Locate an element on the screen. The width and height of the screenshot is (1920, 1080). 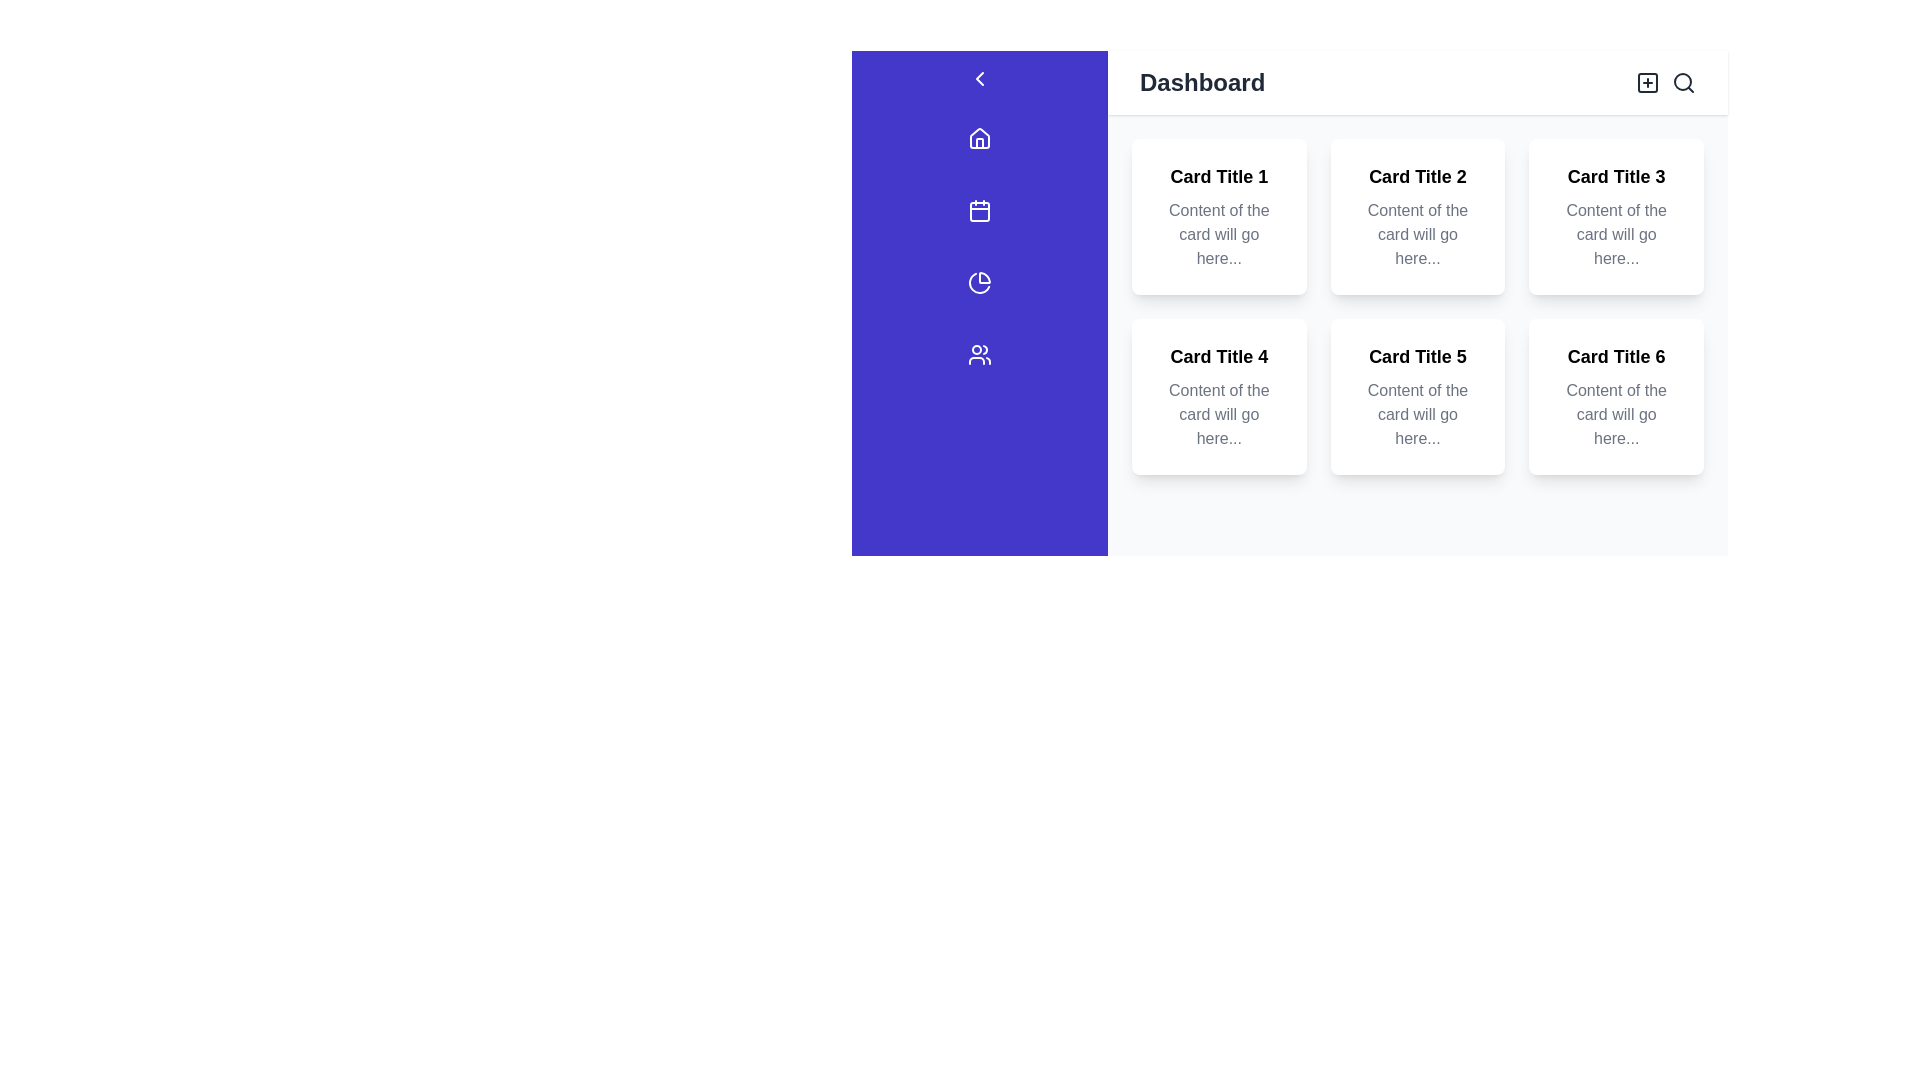
the statistical data visualization icon located in the vertical navigation bar on the left side of the interface is located at coordinates (979, 282).